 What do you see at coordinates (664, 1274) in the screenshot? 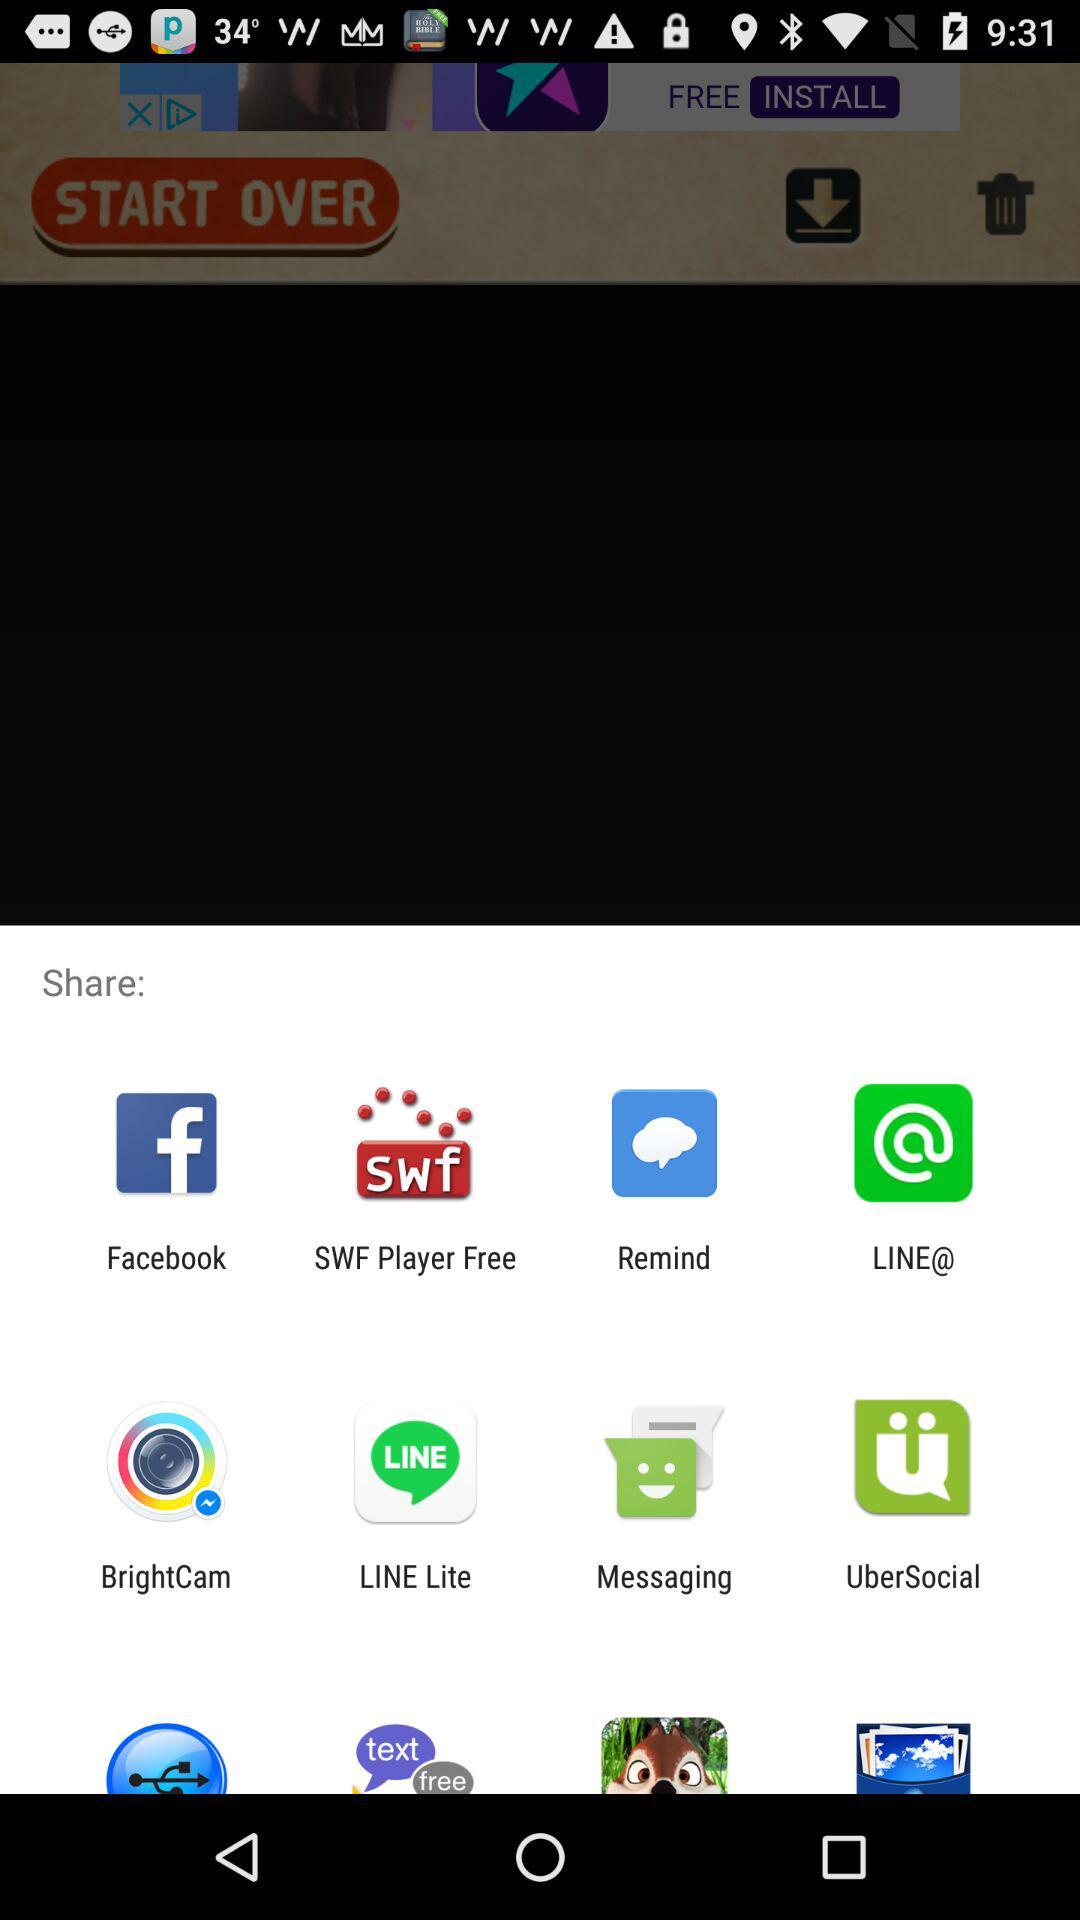
I see `item to the left of line@ icon` at bounding box center [664, 1274].